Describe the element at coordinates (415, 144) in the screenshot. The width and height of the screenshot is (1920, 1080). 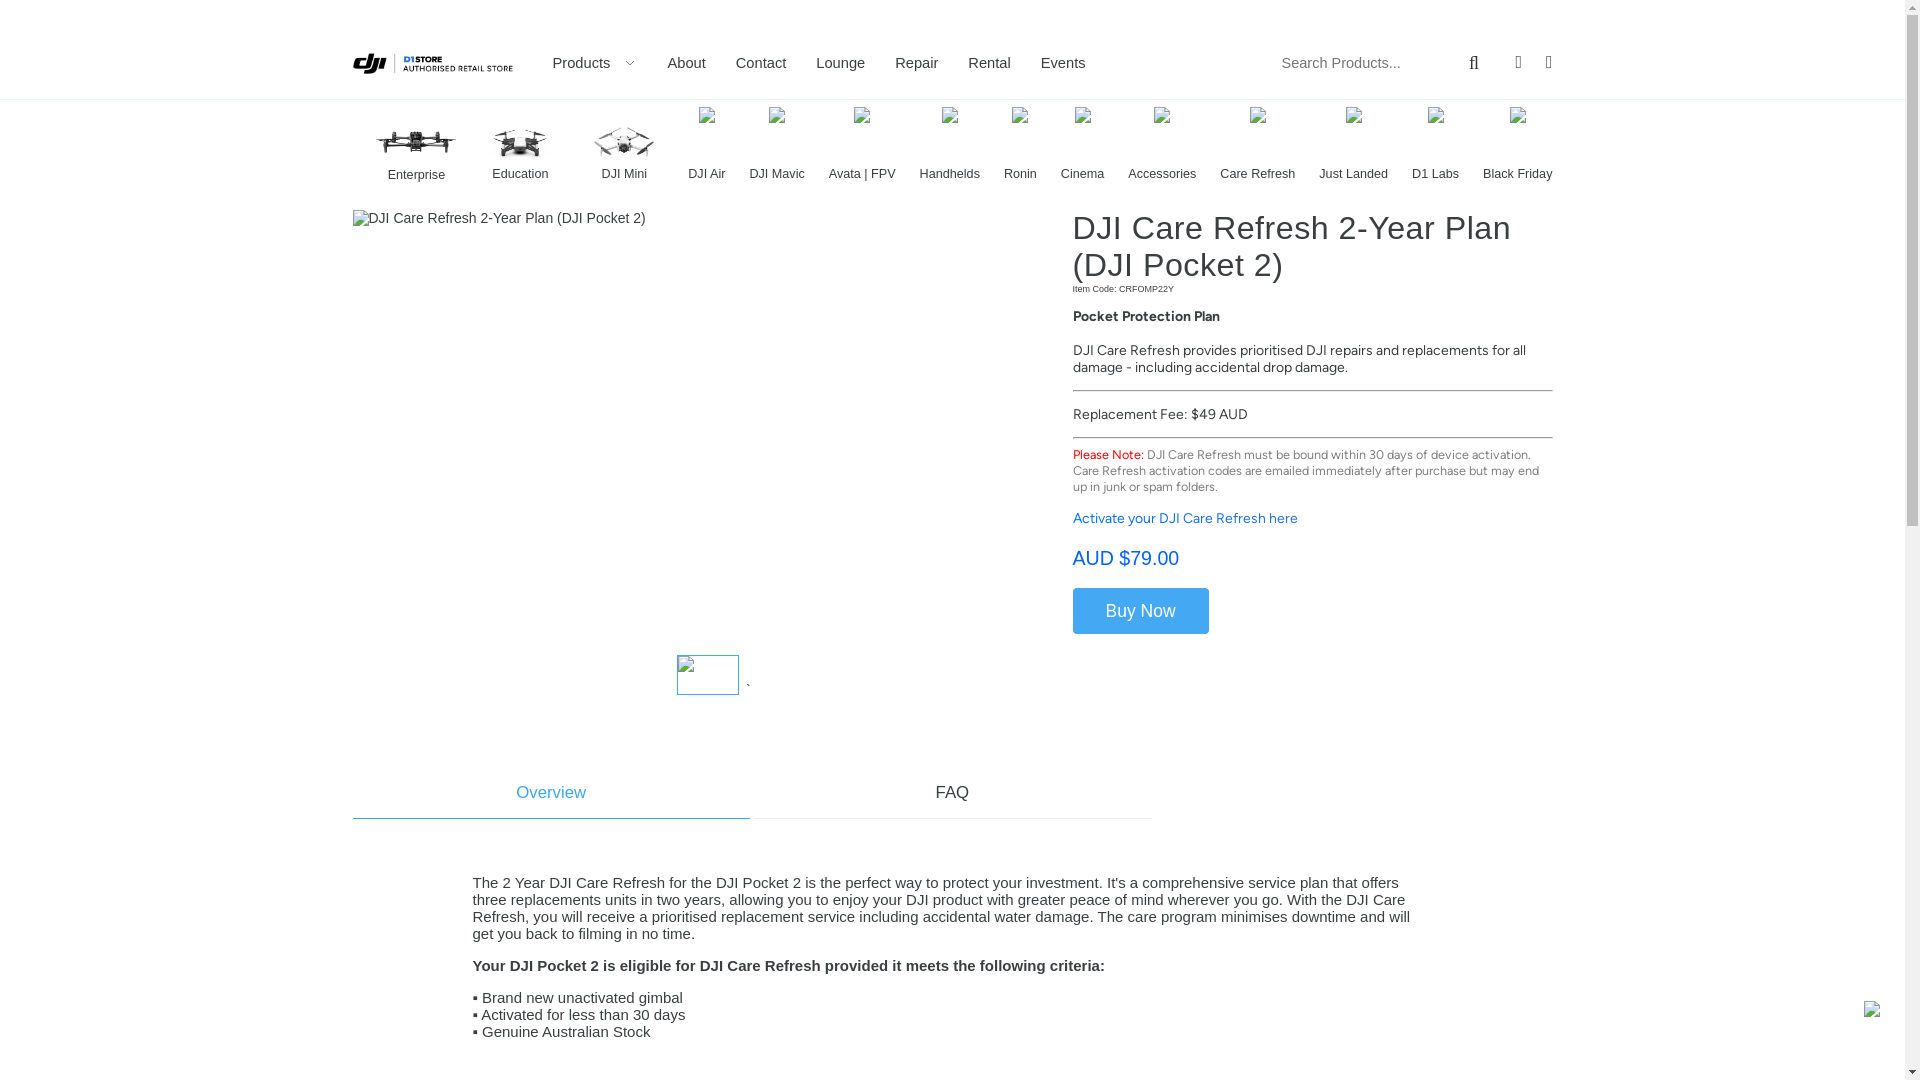
I see `'Enterprise'` at that location.